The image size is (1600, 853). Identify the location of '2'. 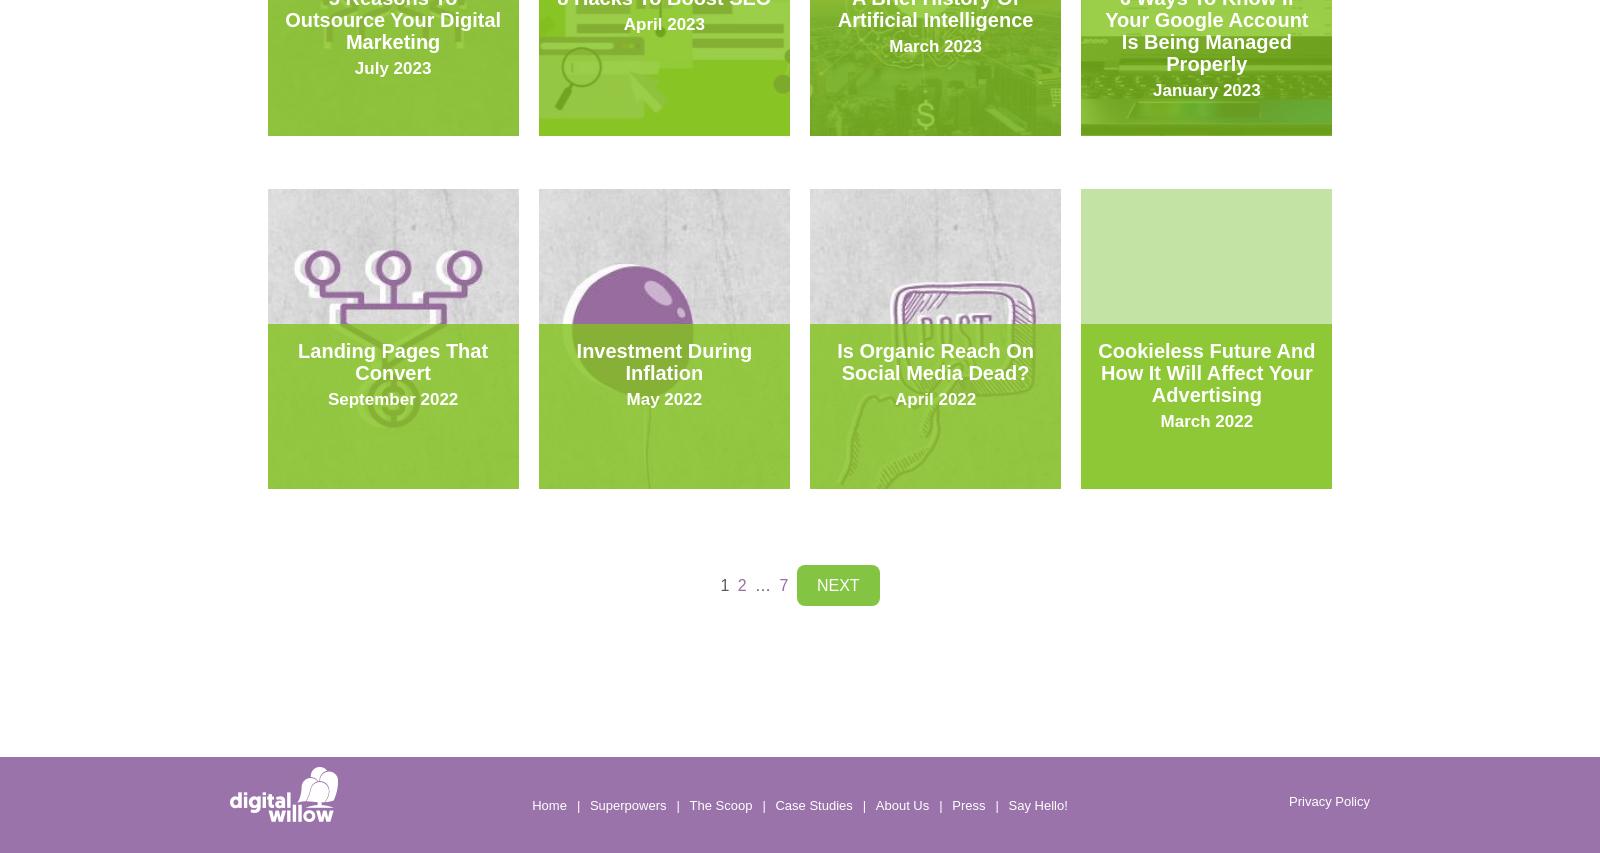
(741, 585).